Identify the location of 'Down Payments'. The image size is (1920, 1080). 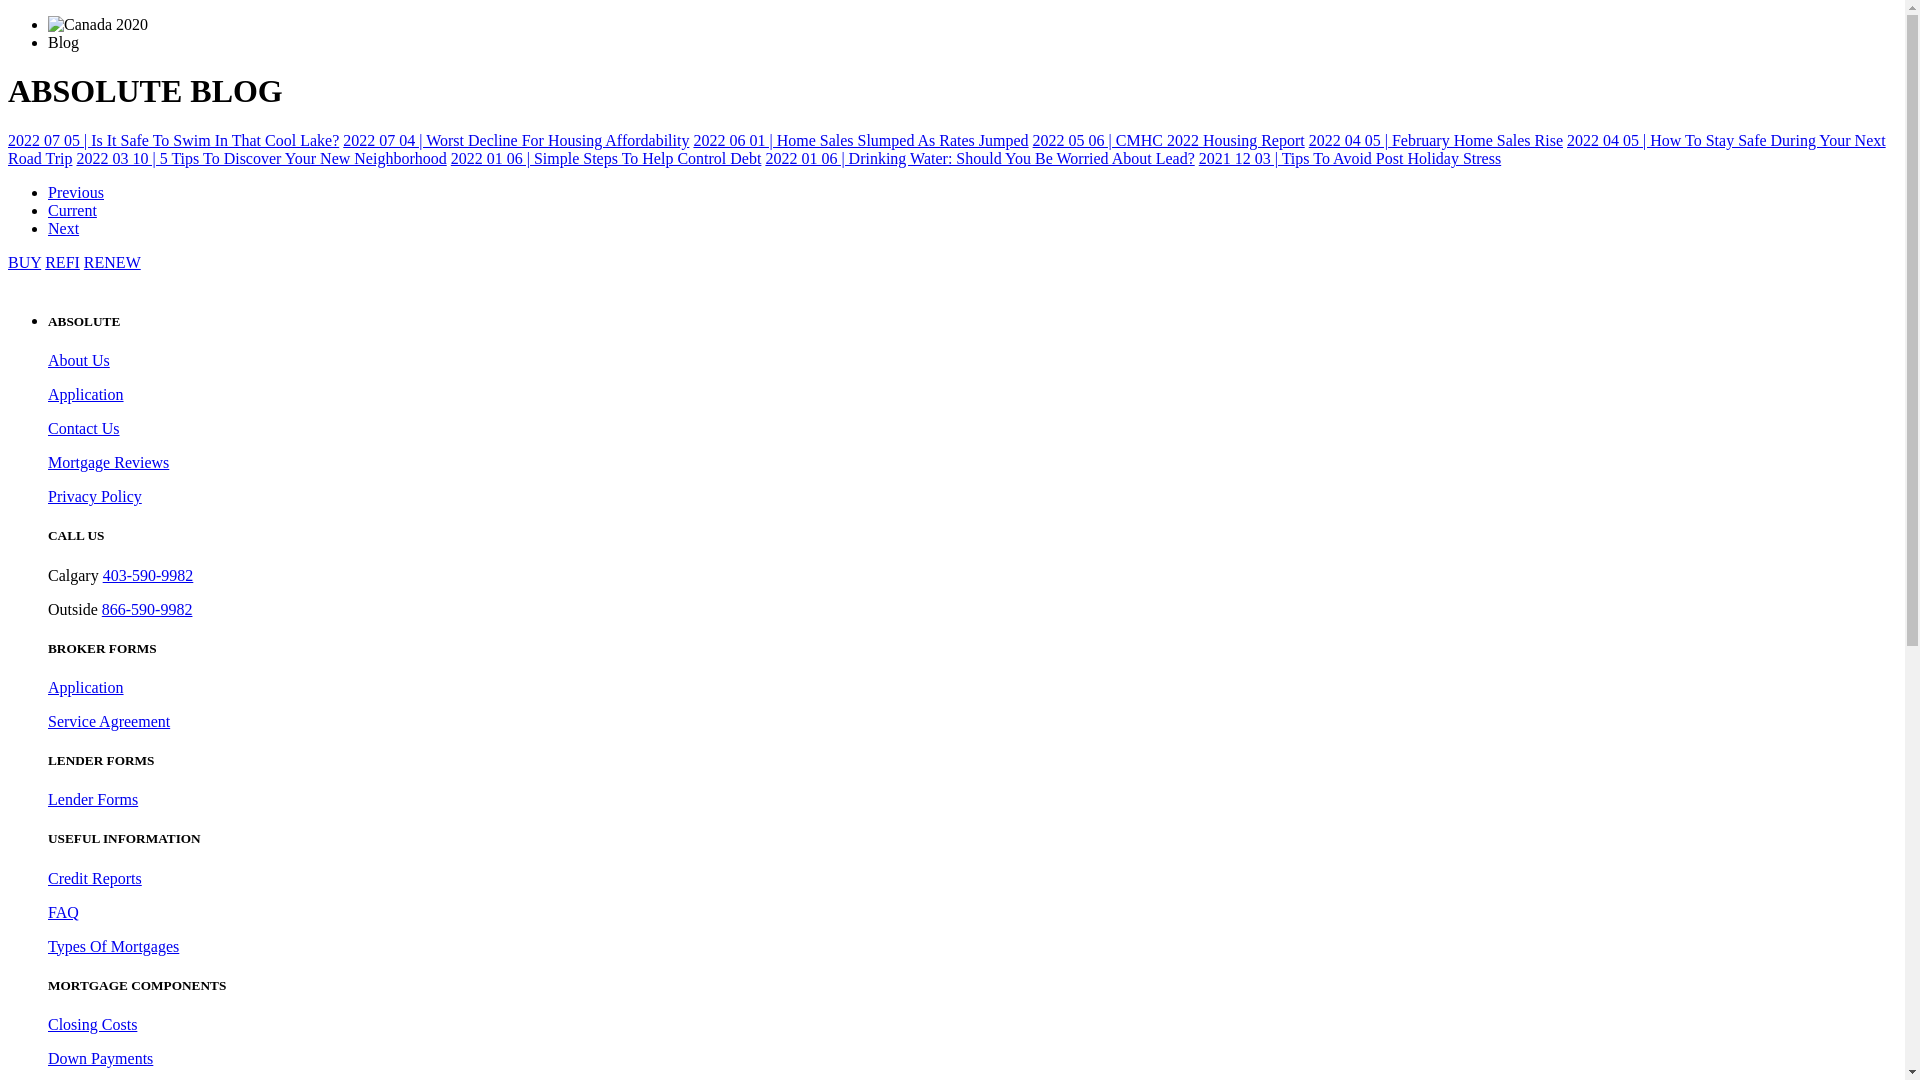
(99, 1057).